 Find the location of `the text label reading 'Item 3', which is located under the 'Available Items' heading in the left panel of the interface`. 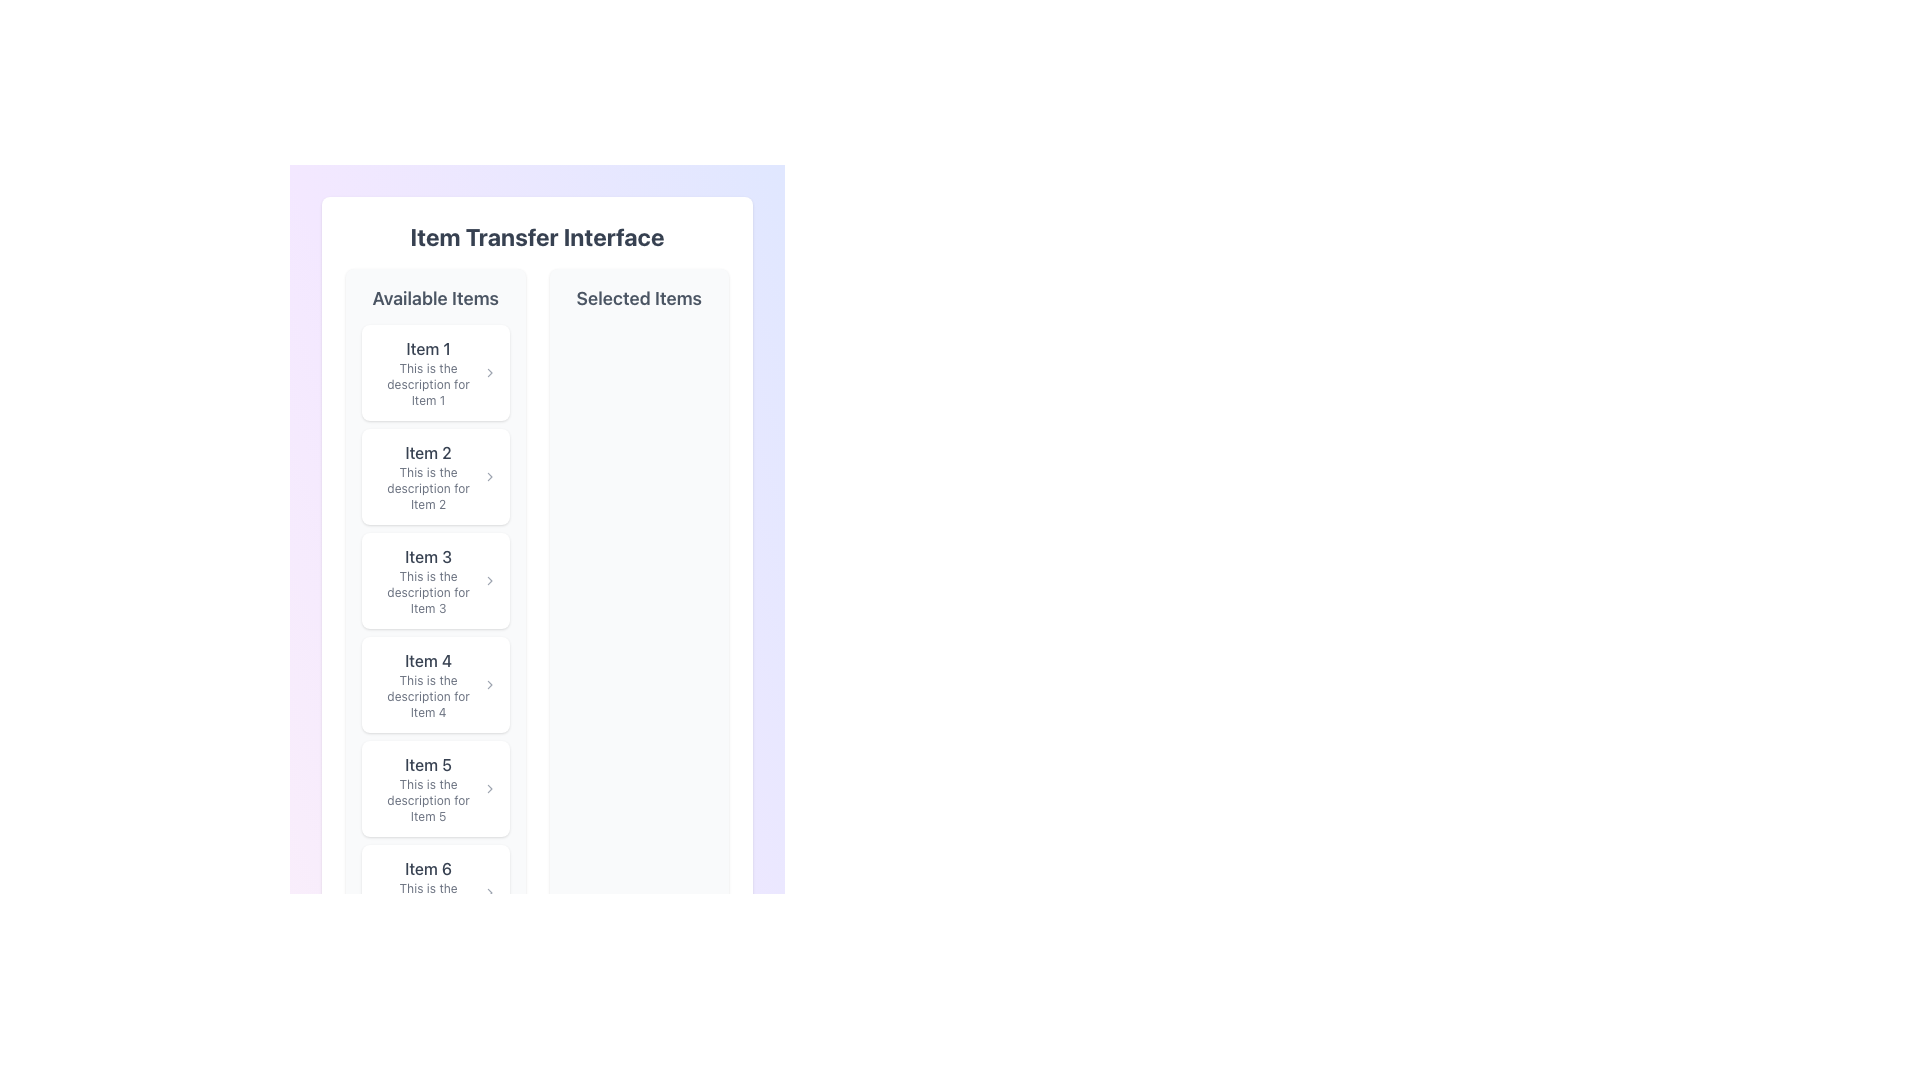

the text label reading 'Item 3', which is located under the 'Available Items' heading in the left panel of the interface is located at coordinates (427, 556).